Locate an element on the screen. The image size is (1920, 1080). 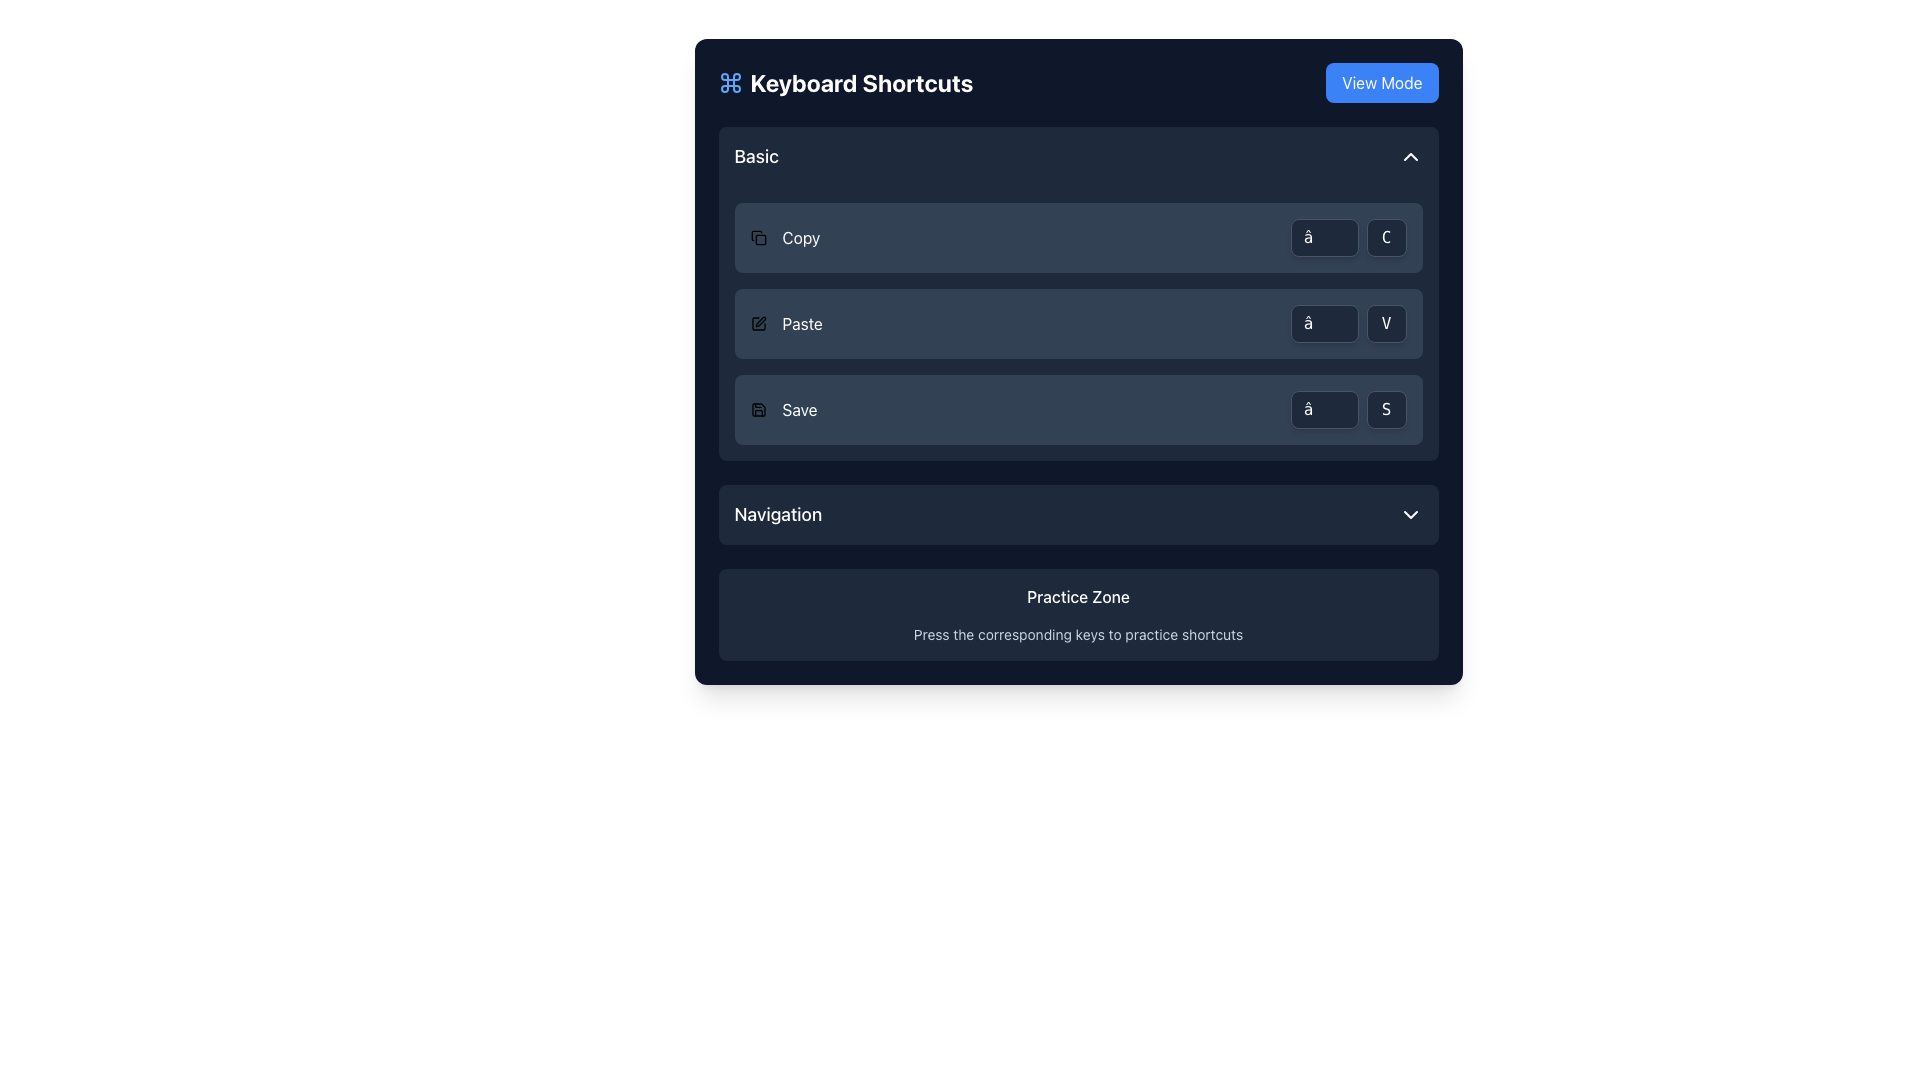
the 'Paste' action element is located at coordinates (1077, 323).